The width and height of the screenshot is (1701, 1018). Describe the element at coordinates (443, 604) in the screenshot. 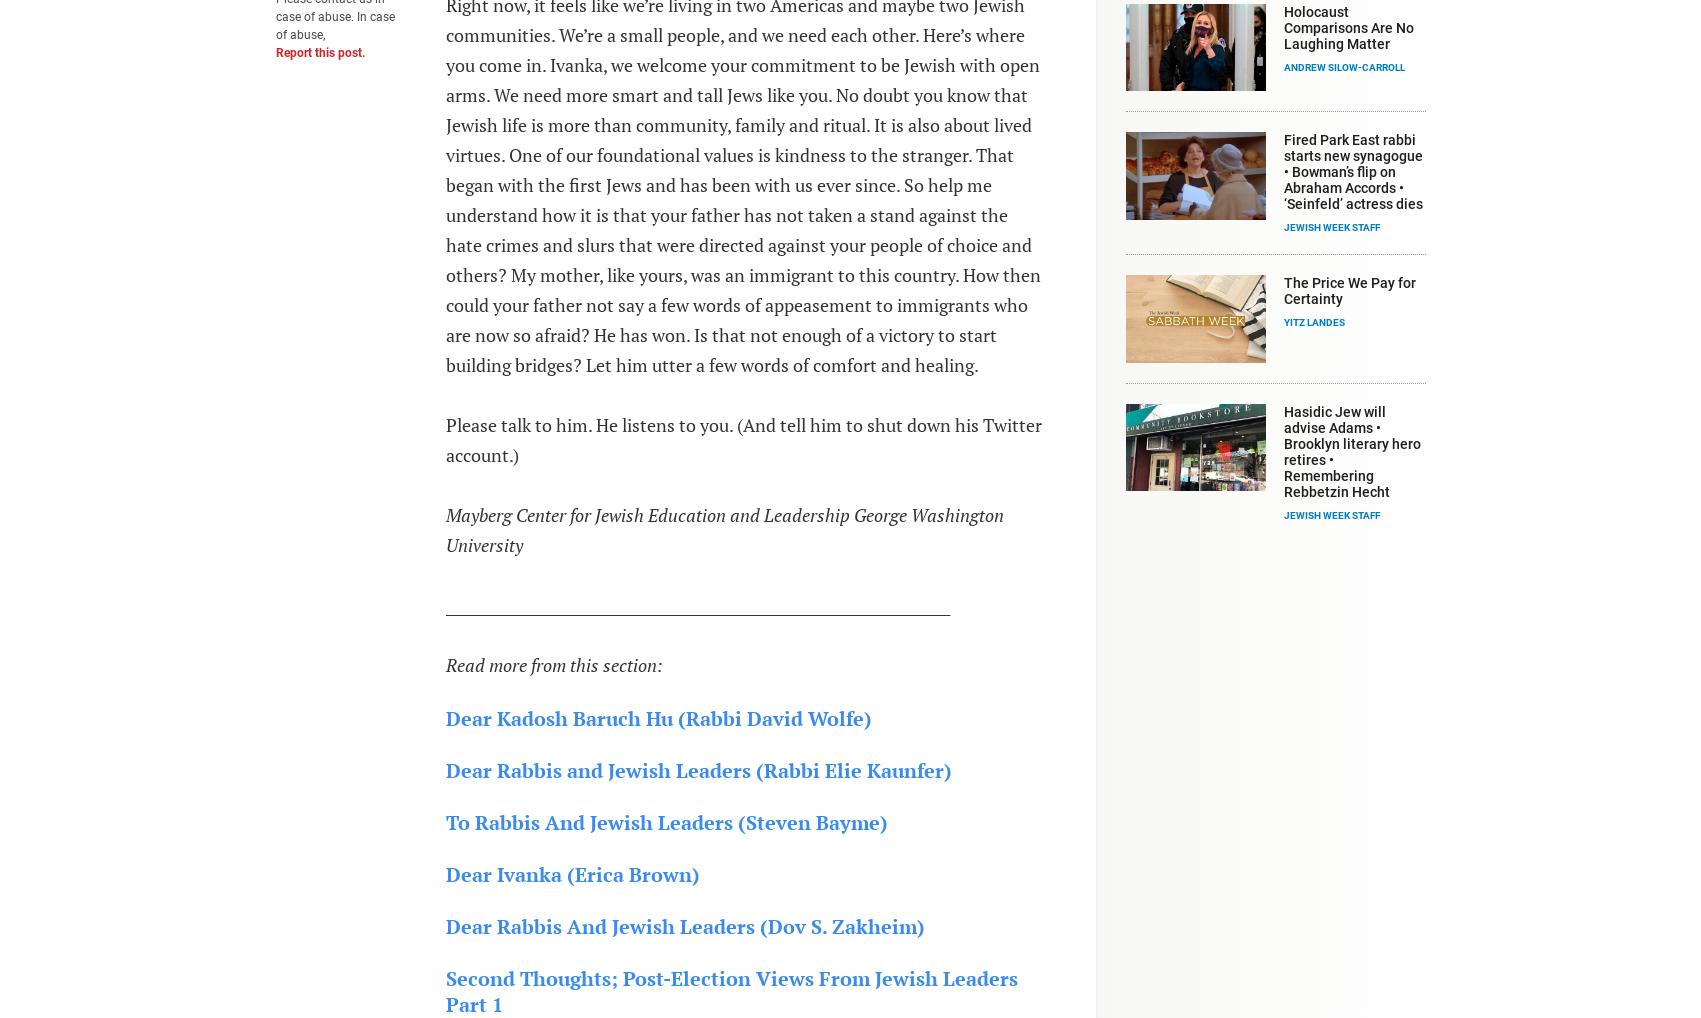

I see `'________________________________________________________________________'` at that location.